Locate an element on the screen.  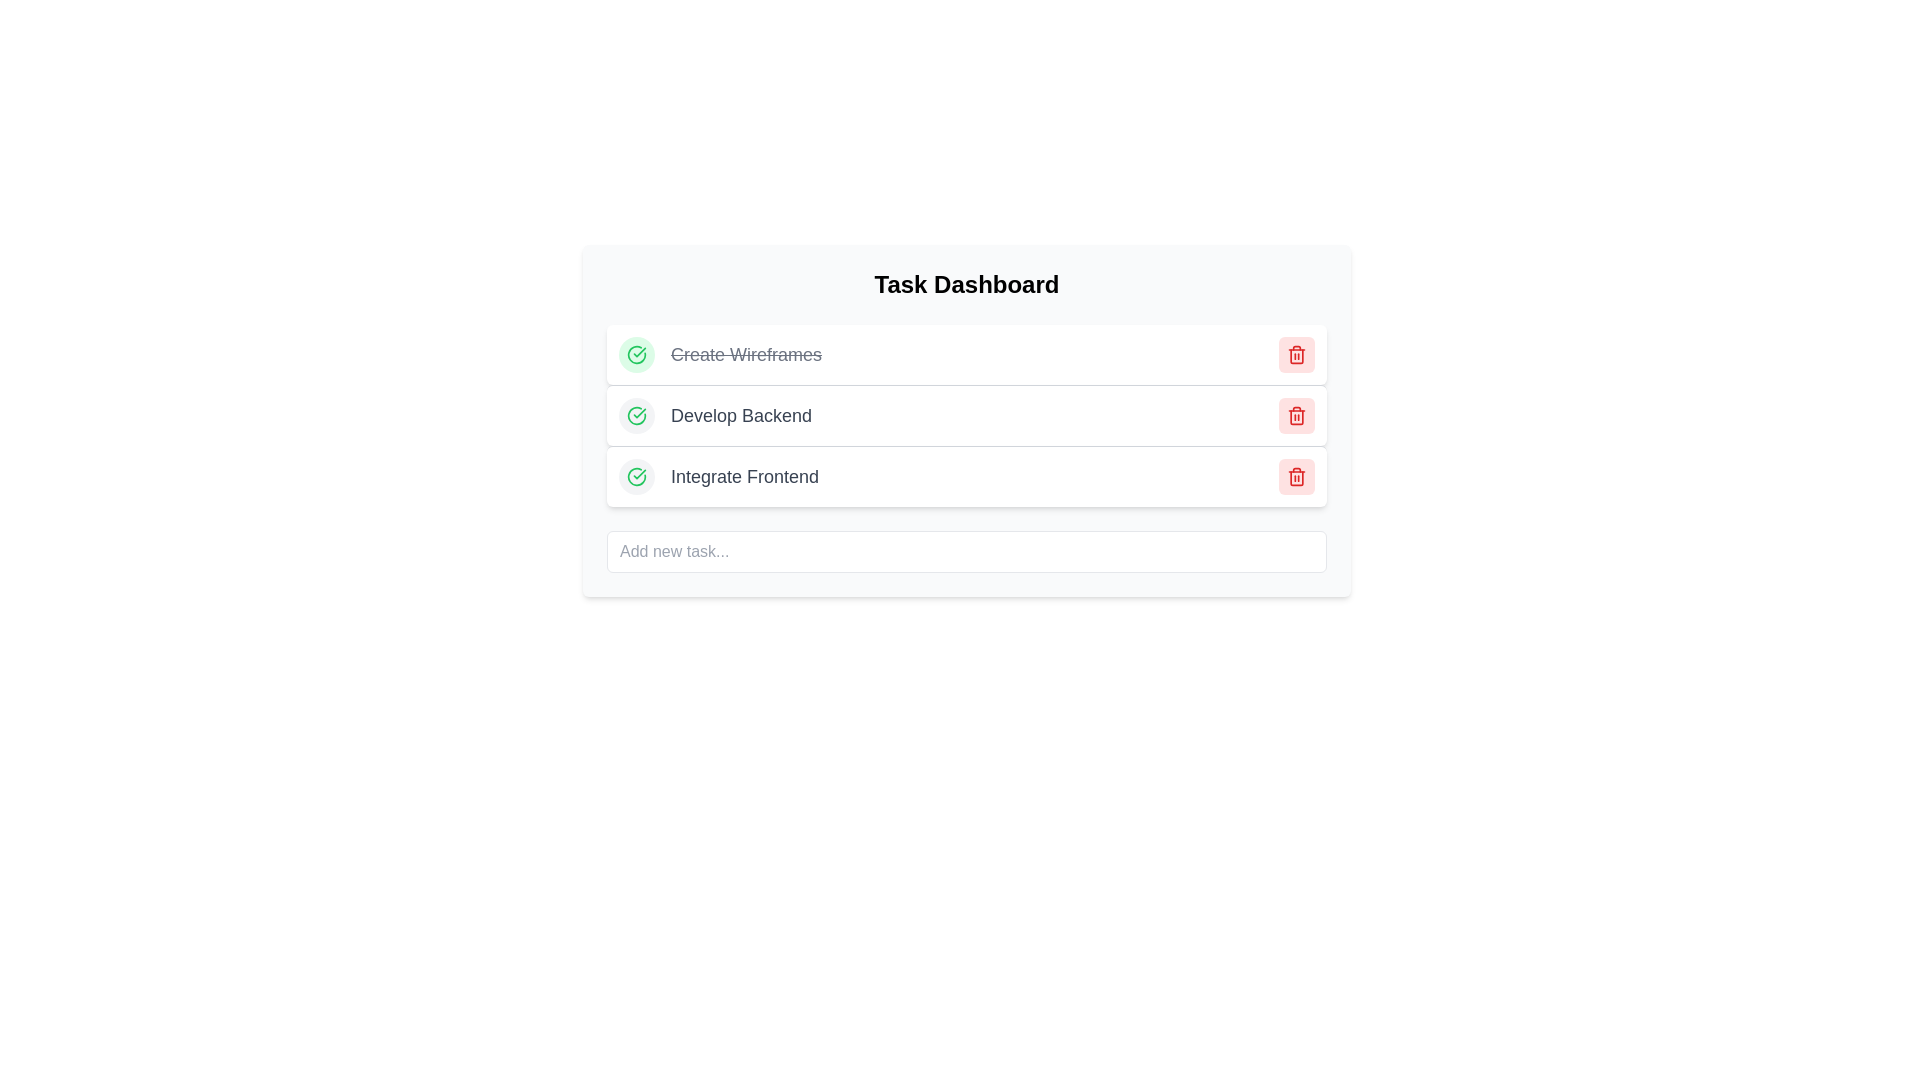
completion status icon located in the third row labeled 'Integrate Frontend' on the Task Dashboard to understand the task status indication is located at coordinates (636, 477).